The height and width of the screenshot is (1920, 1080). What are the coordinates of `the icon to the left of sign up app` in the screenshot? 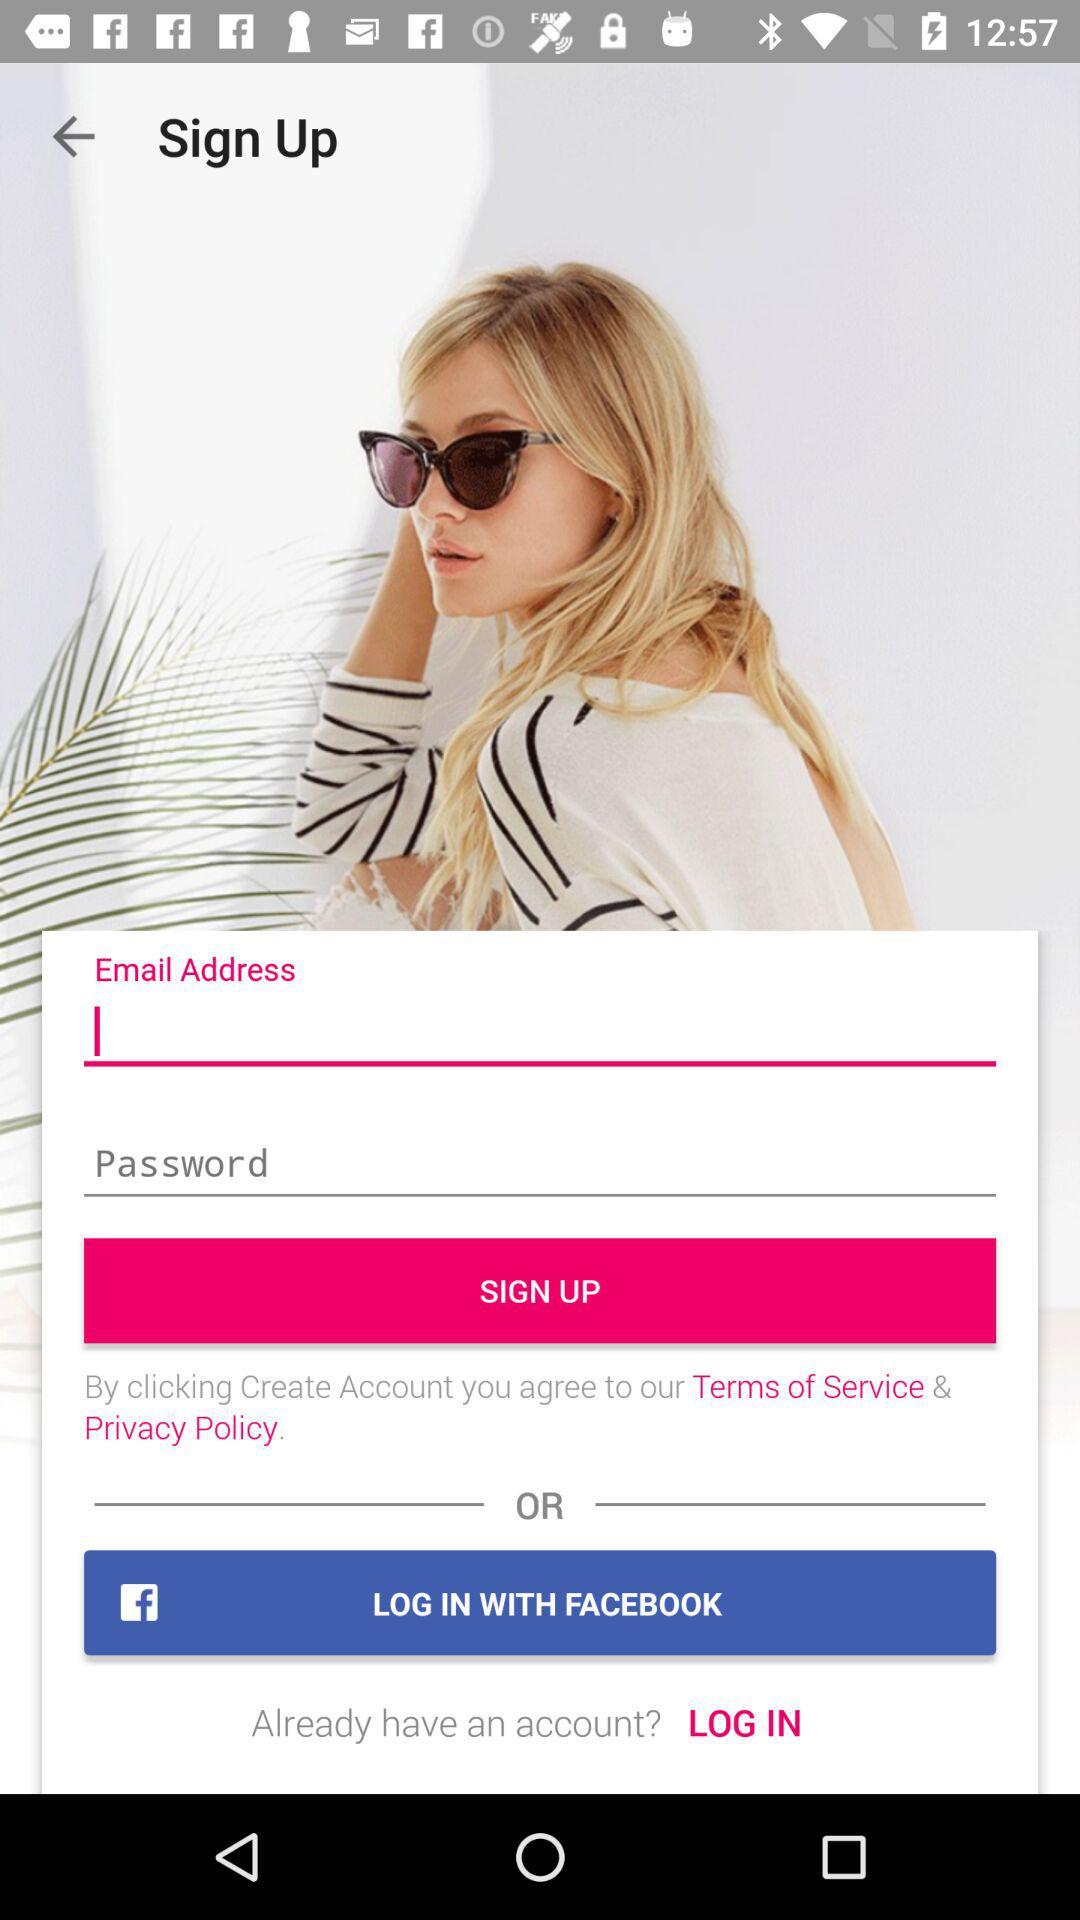 It's located at (72, 135).